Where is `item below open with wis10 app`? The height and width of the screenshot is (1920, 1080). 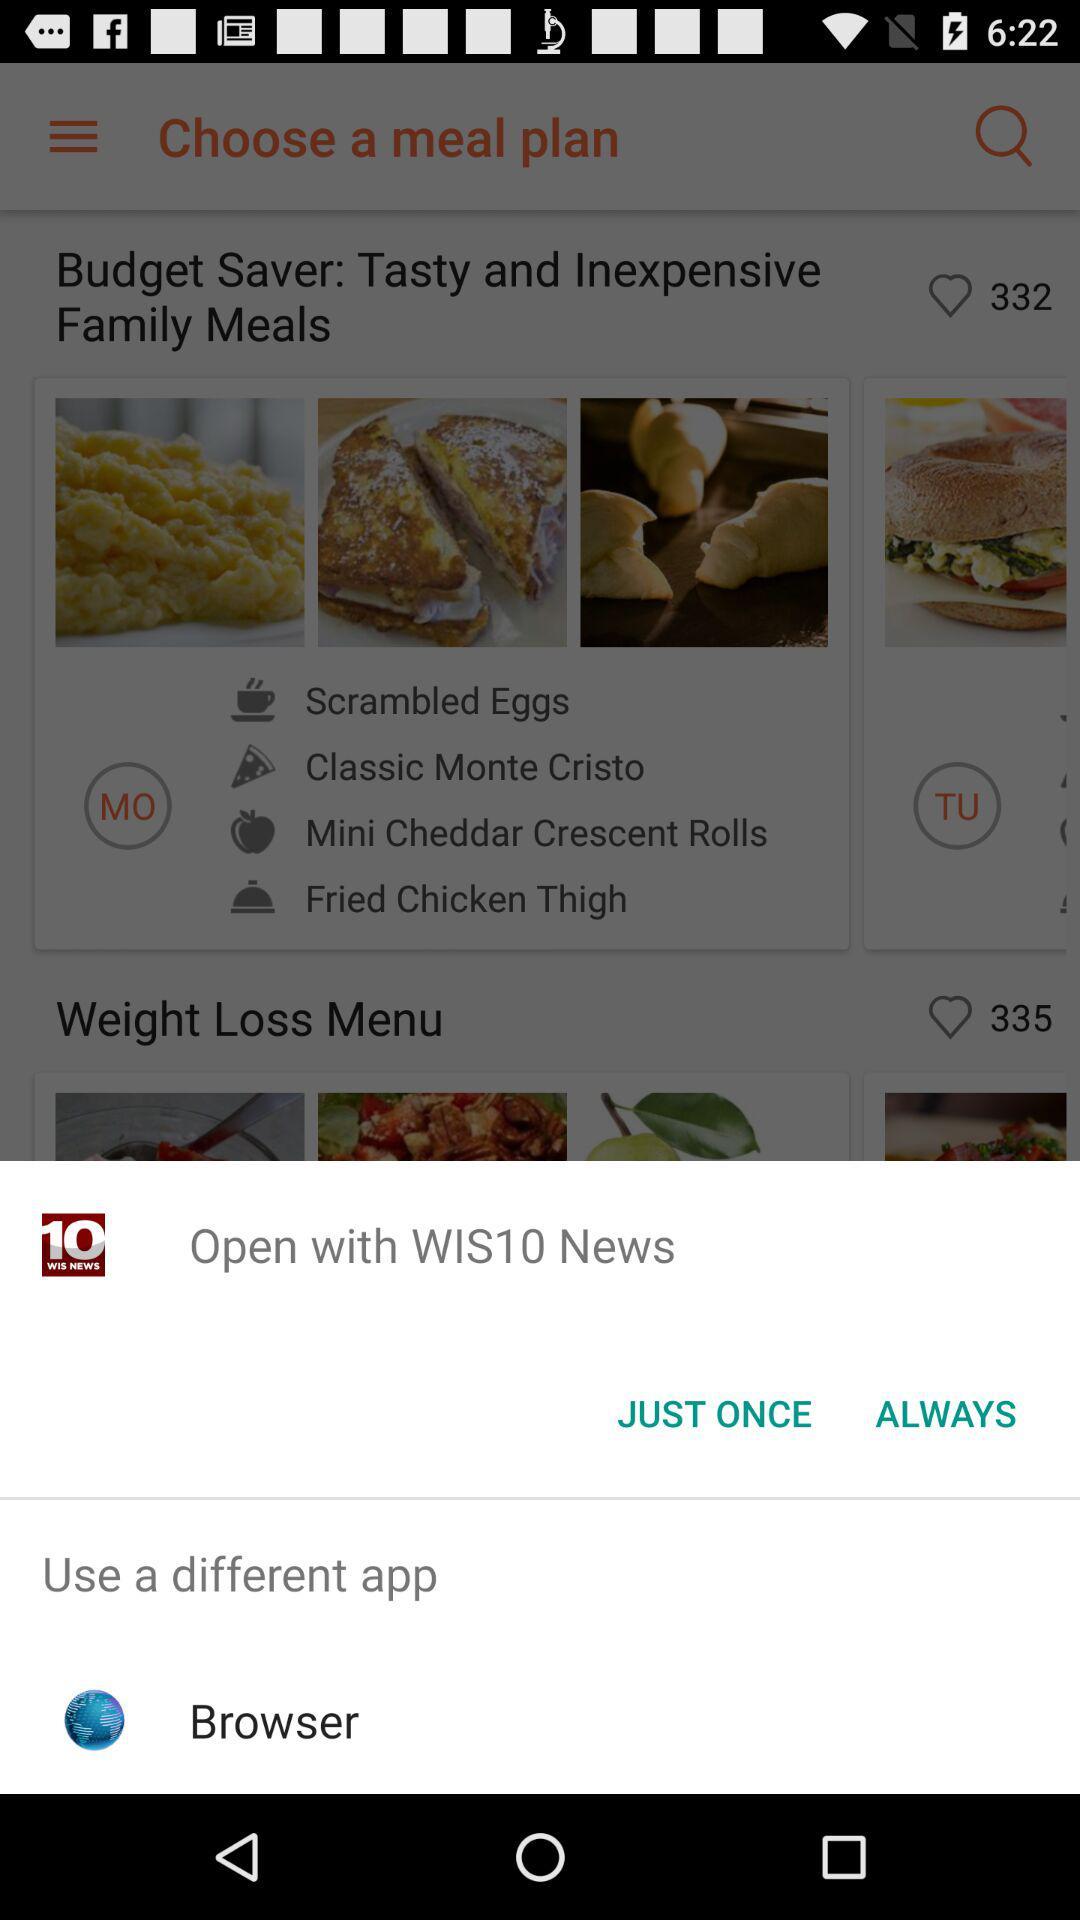
item below open with wis10 app is located at coordinates (945, 1411).